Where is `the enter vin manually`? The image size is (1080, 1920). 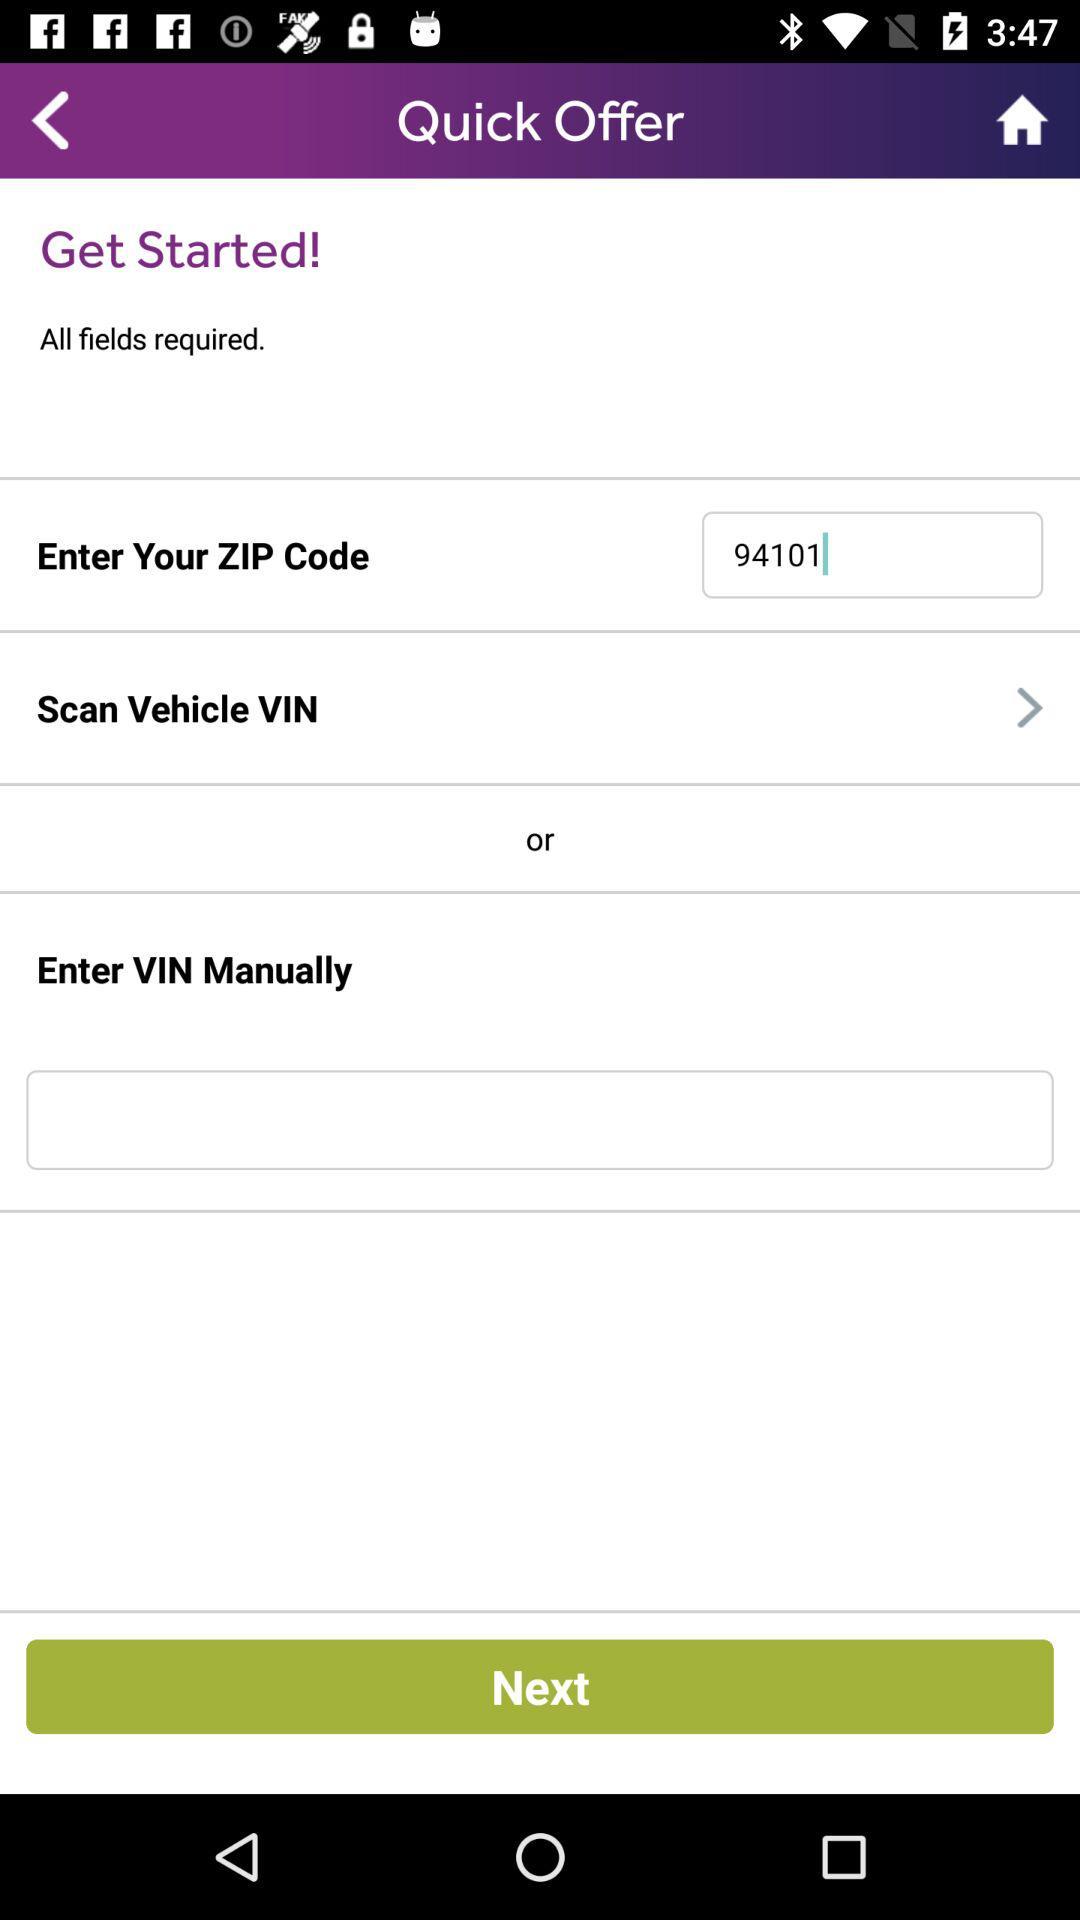
the enter vin manually is located at coordinates (194, 969).